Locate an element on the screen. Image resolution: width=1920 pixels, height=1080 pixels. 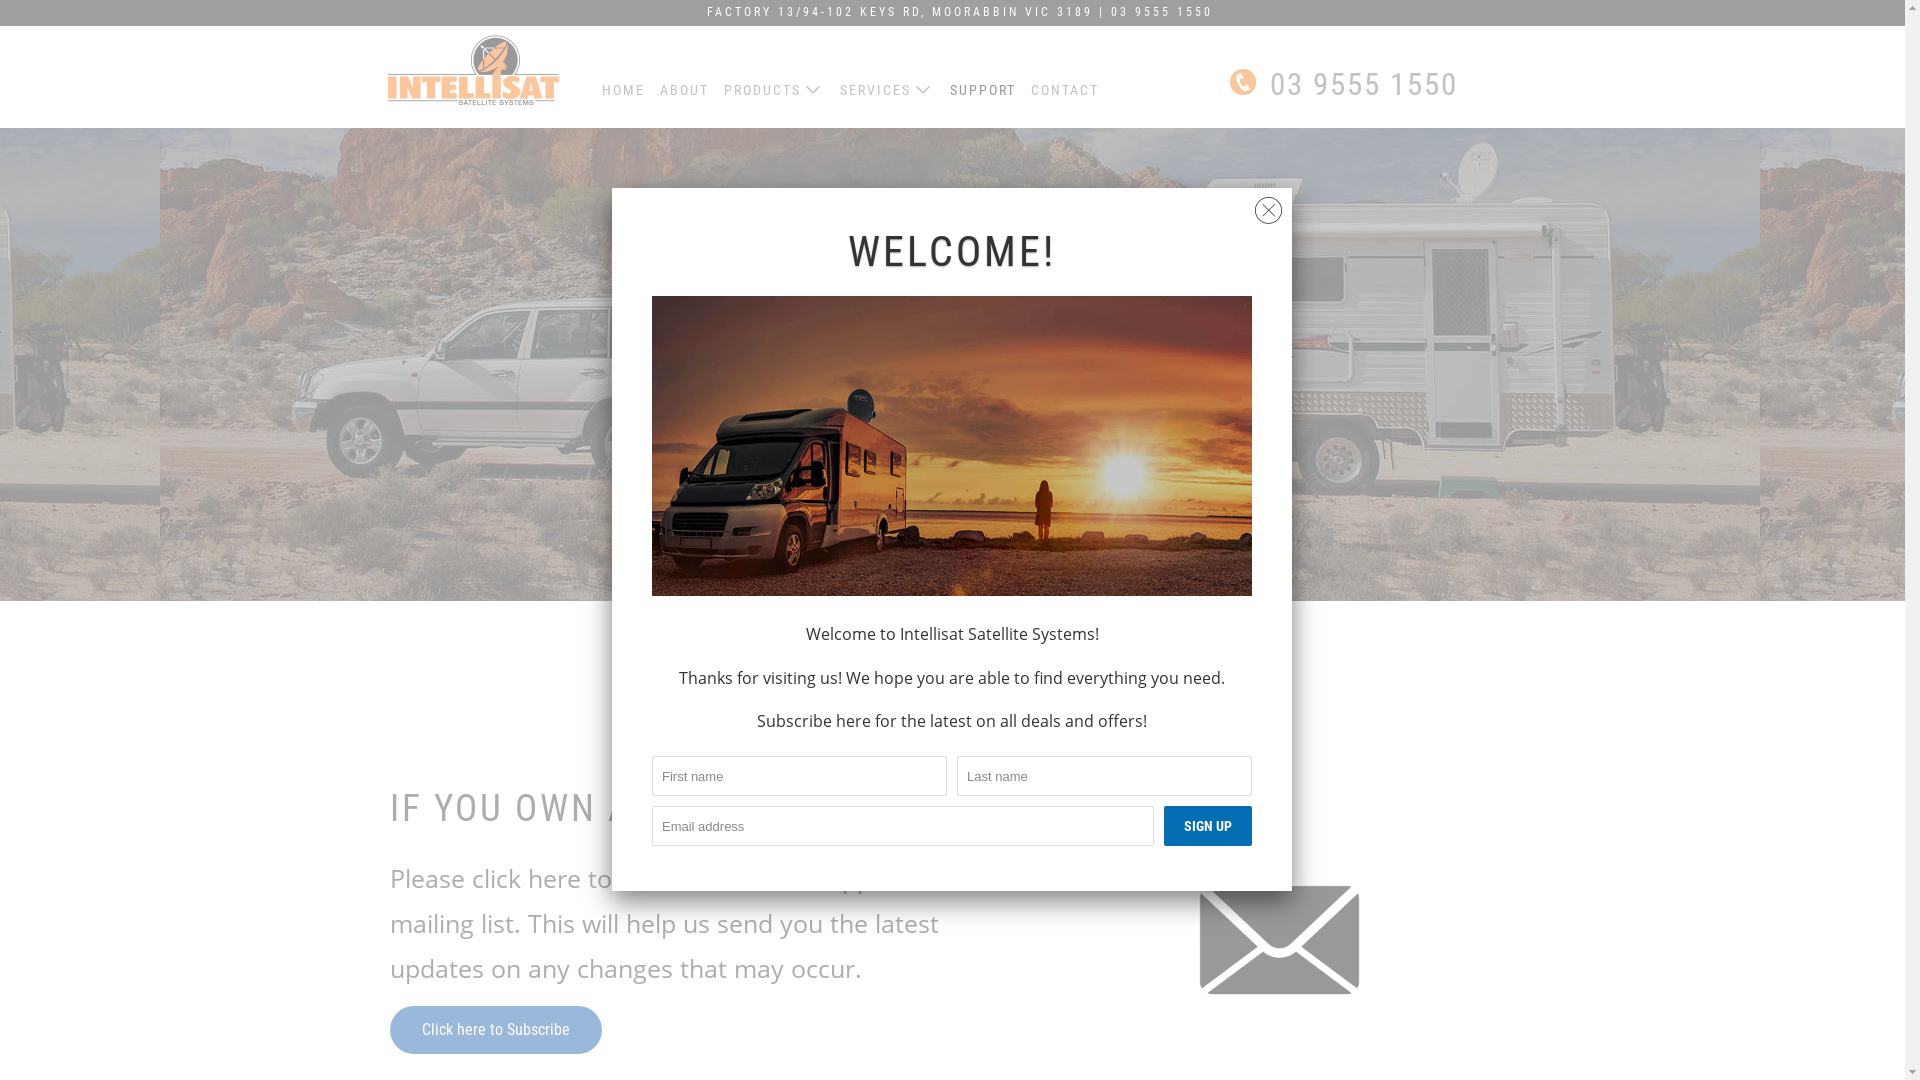
'PRODUCTS' is located at coordinates (773, 88).